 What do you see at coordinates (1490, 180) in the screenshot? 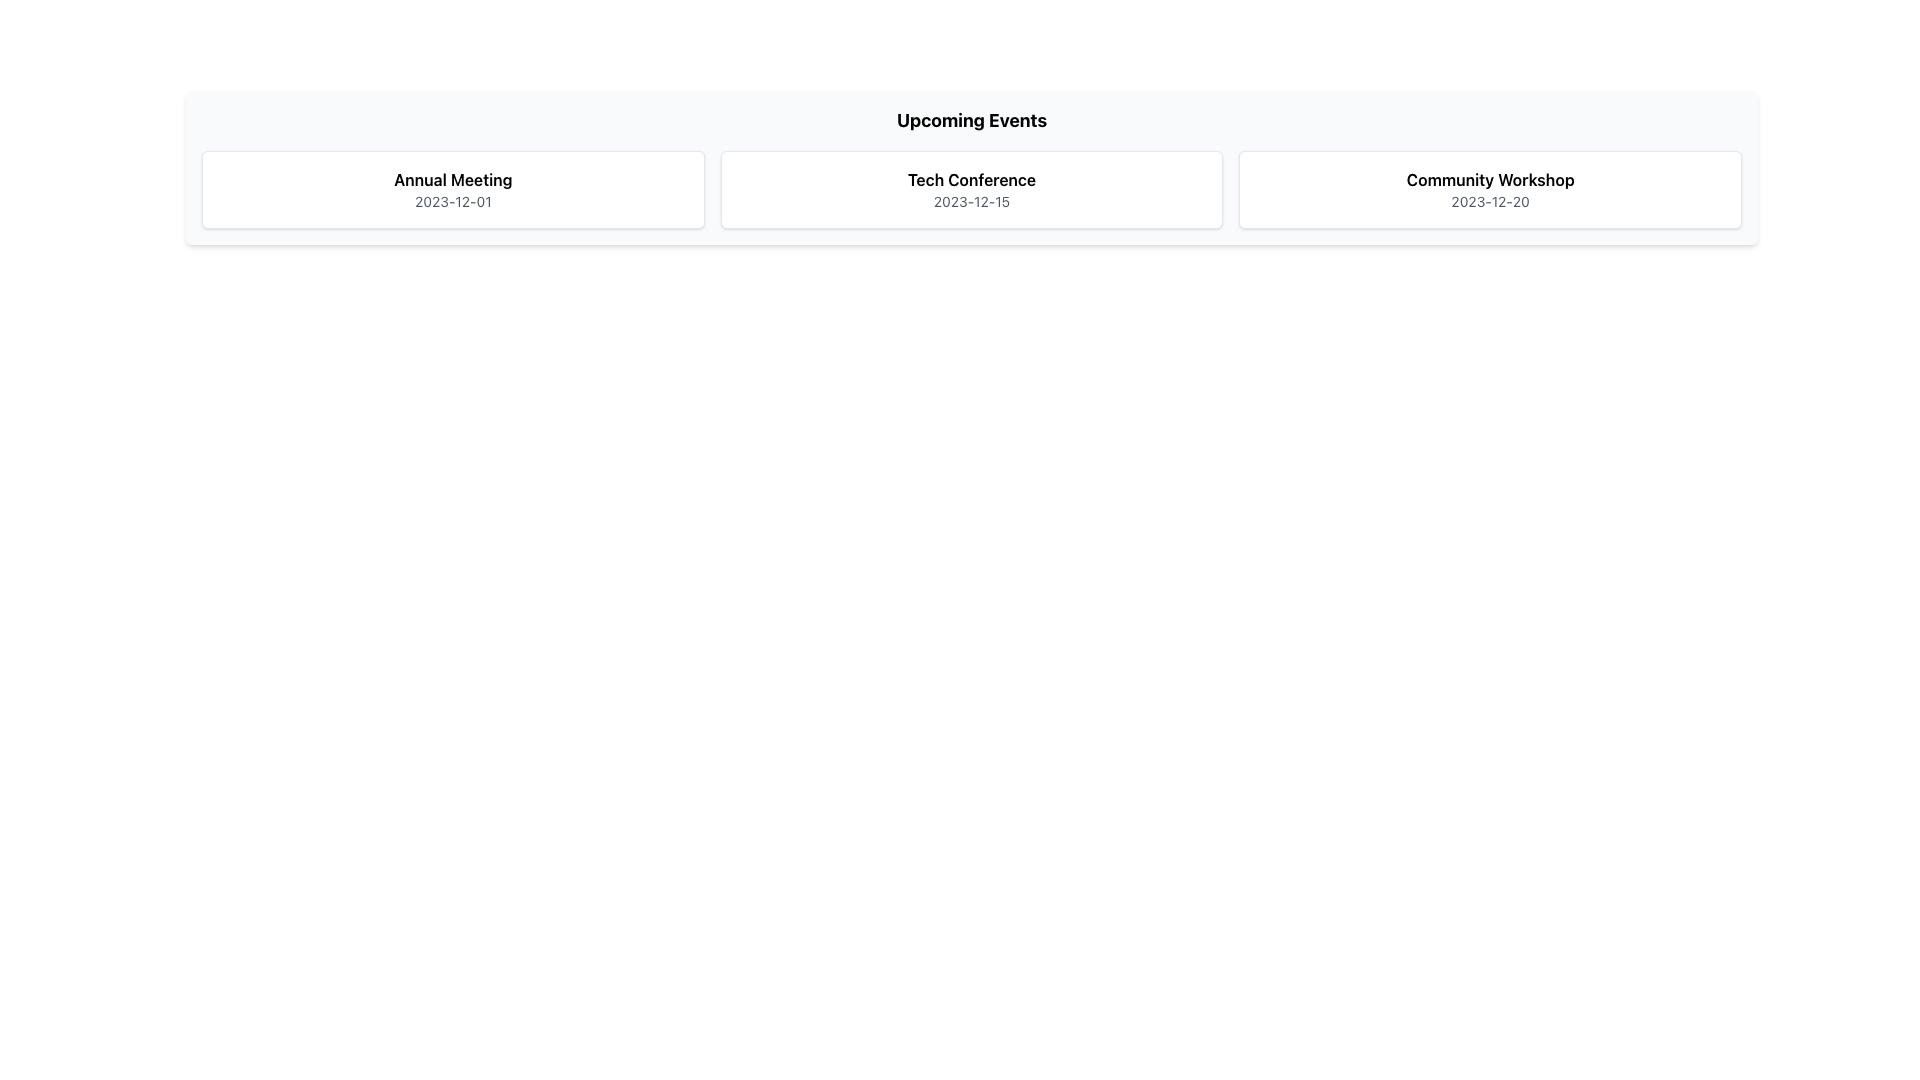
I see `the text label titled 'Community Workshop', which is located in the third event card of a horizontal set of event cards, positioned above the date label '2023-12-20'` at bounding box center [1490, 180].